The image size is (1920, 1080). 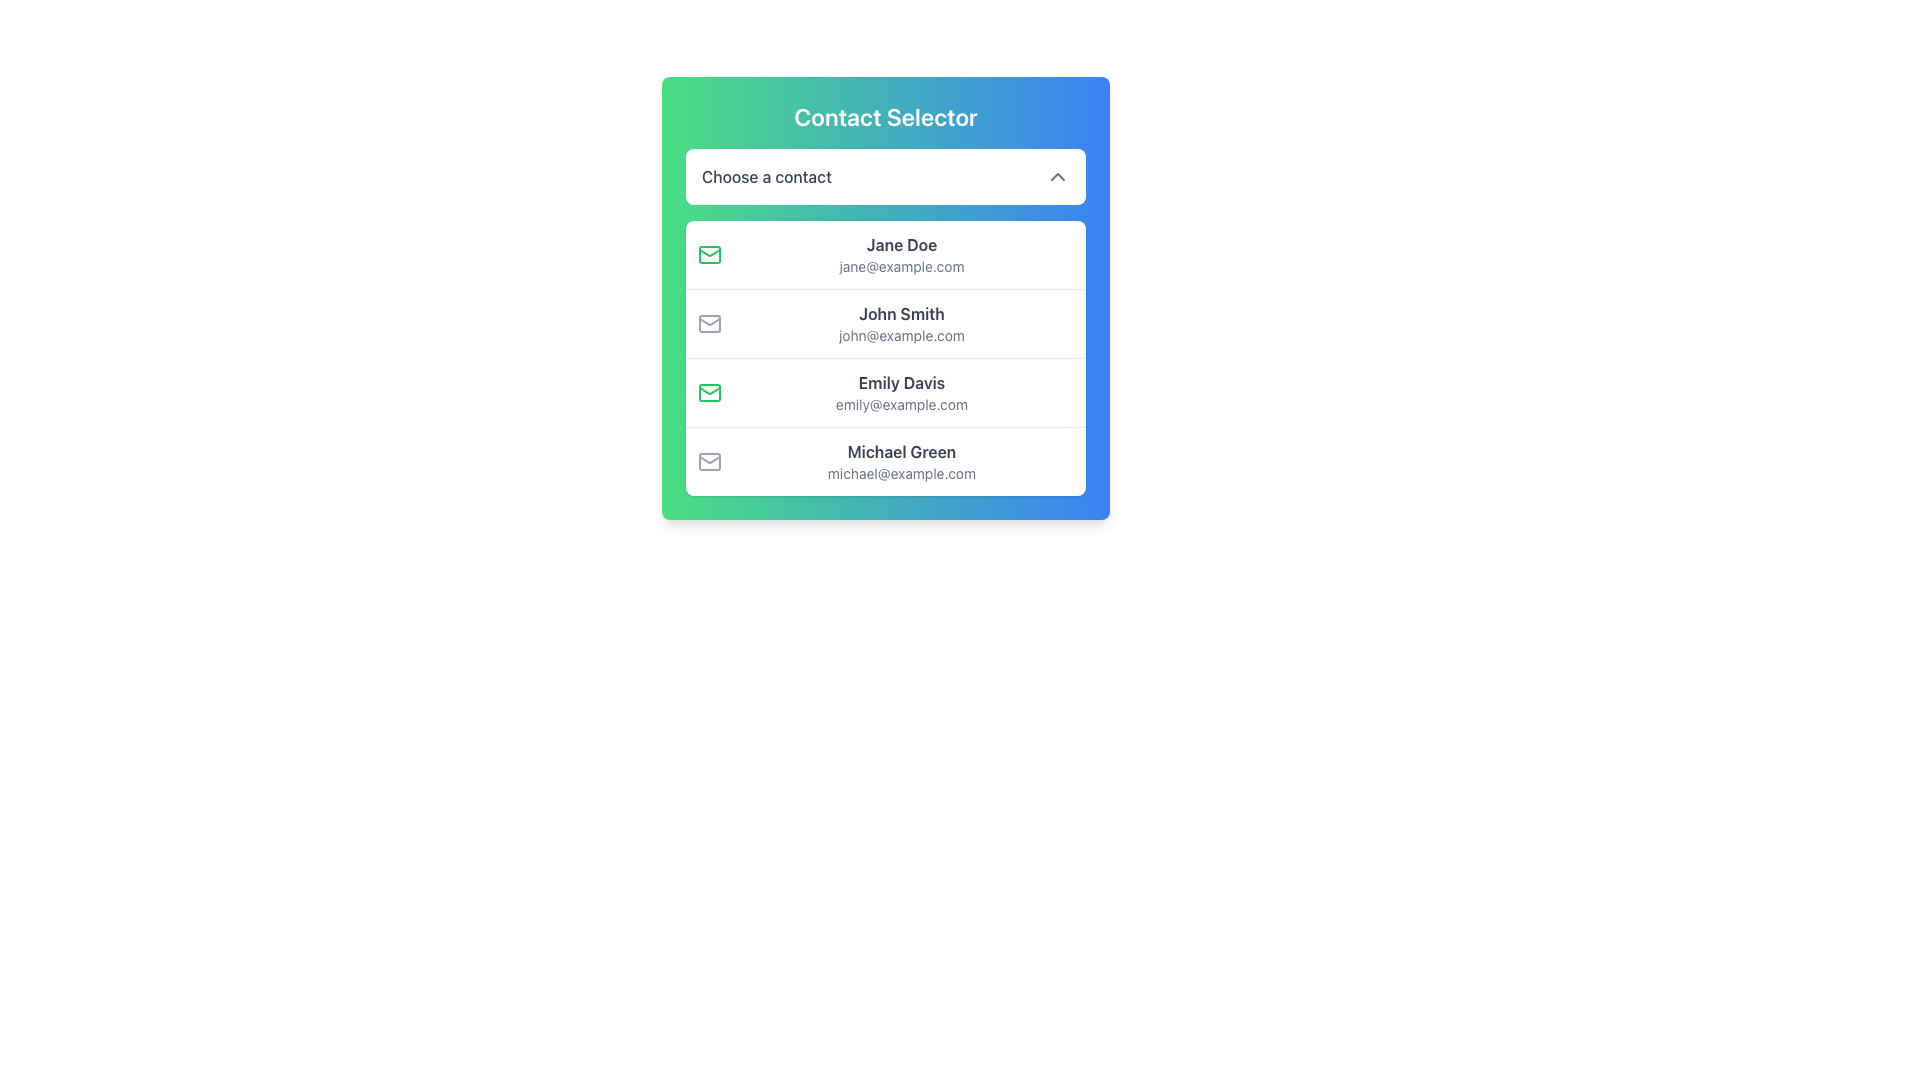 What do you see at coordinates (901, 323) in the screenshot?
I see `the Text Display containing the name 'John Smith' and email 'john@example.com' in the contact list under 'Contact Selector'` at bounding box center [901, 323].